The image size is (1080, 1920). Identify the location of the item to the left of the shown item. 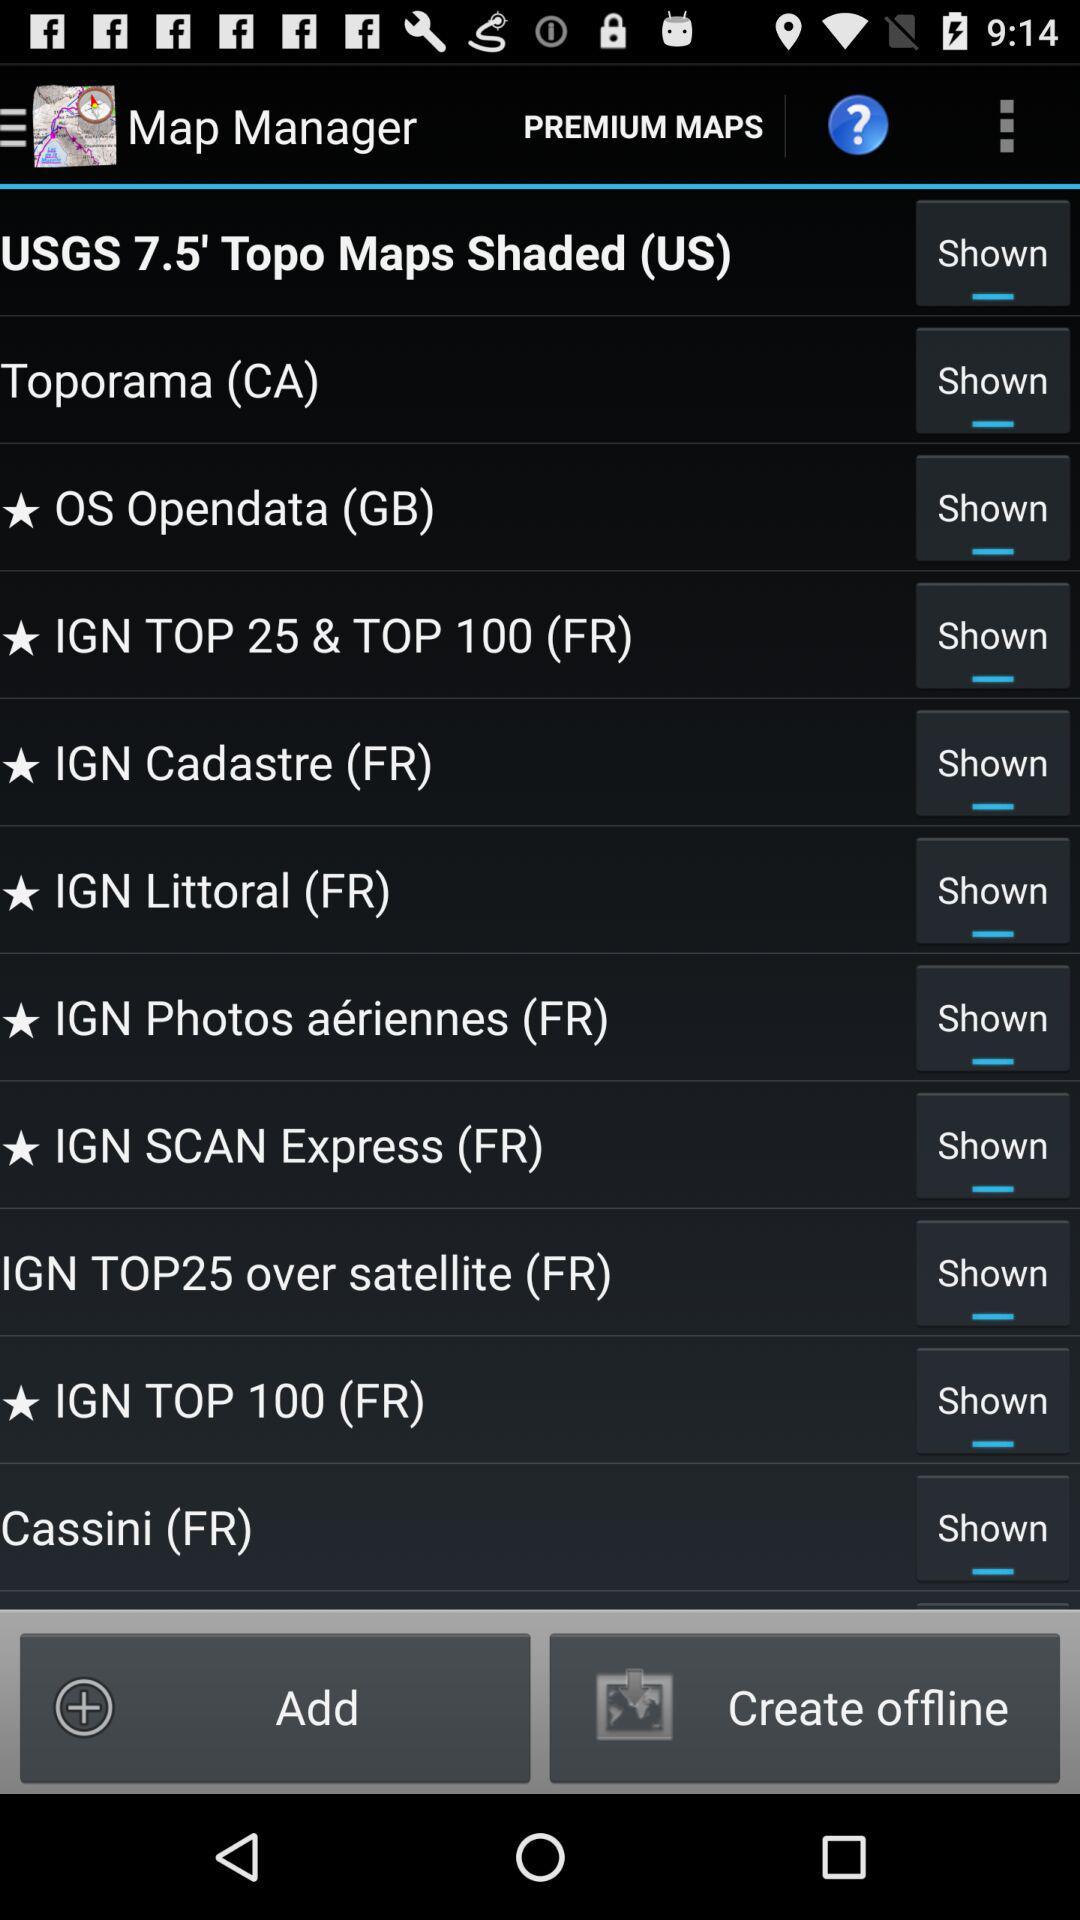
(452, 1525).